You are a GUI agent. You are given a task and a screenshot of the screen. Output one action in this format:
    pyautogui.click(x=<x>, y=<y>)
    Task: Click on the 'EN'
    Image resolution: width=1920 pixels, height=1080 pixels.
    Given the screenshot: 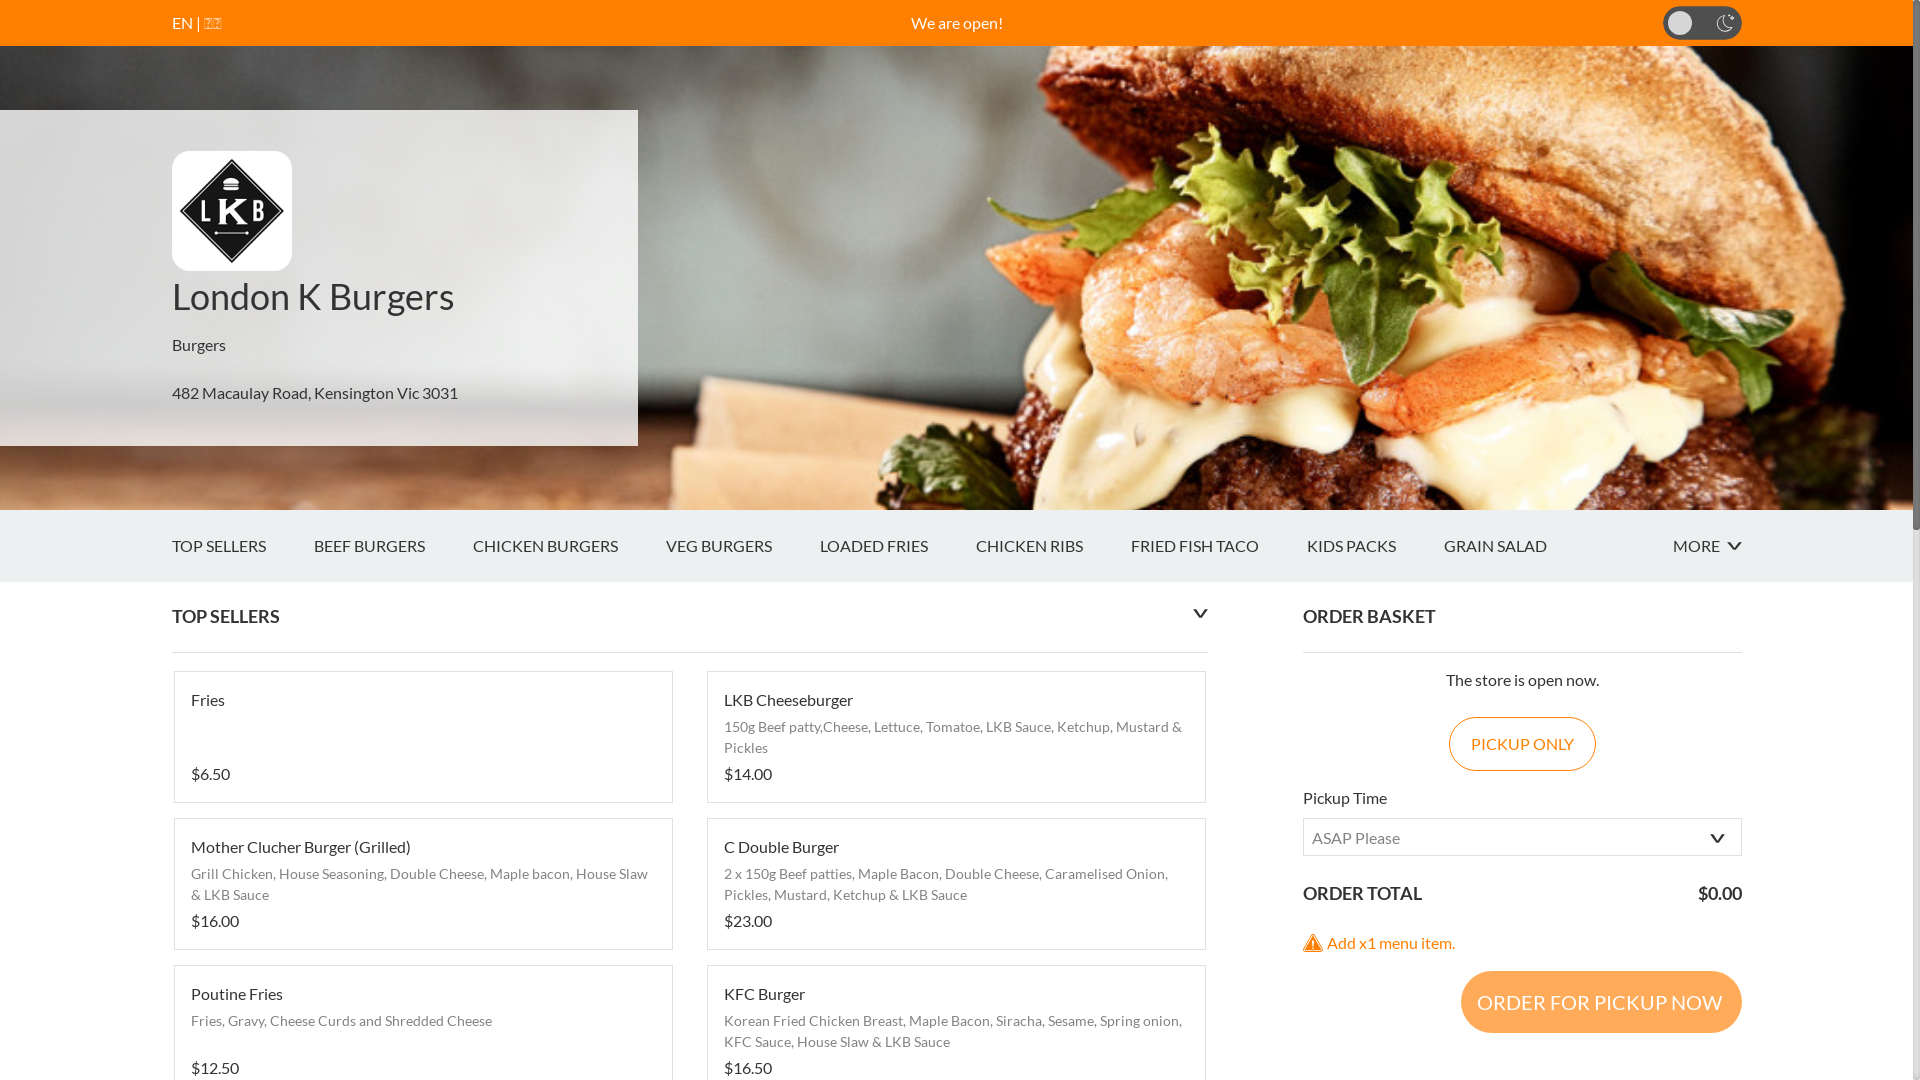 What is the action you would take?
    pyautogui.click(x=182, y=22)
    